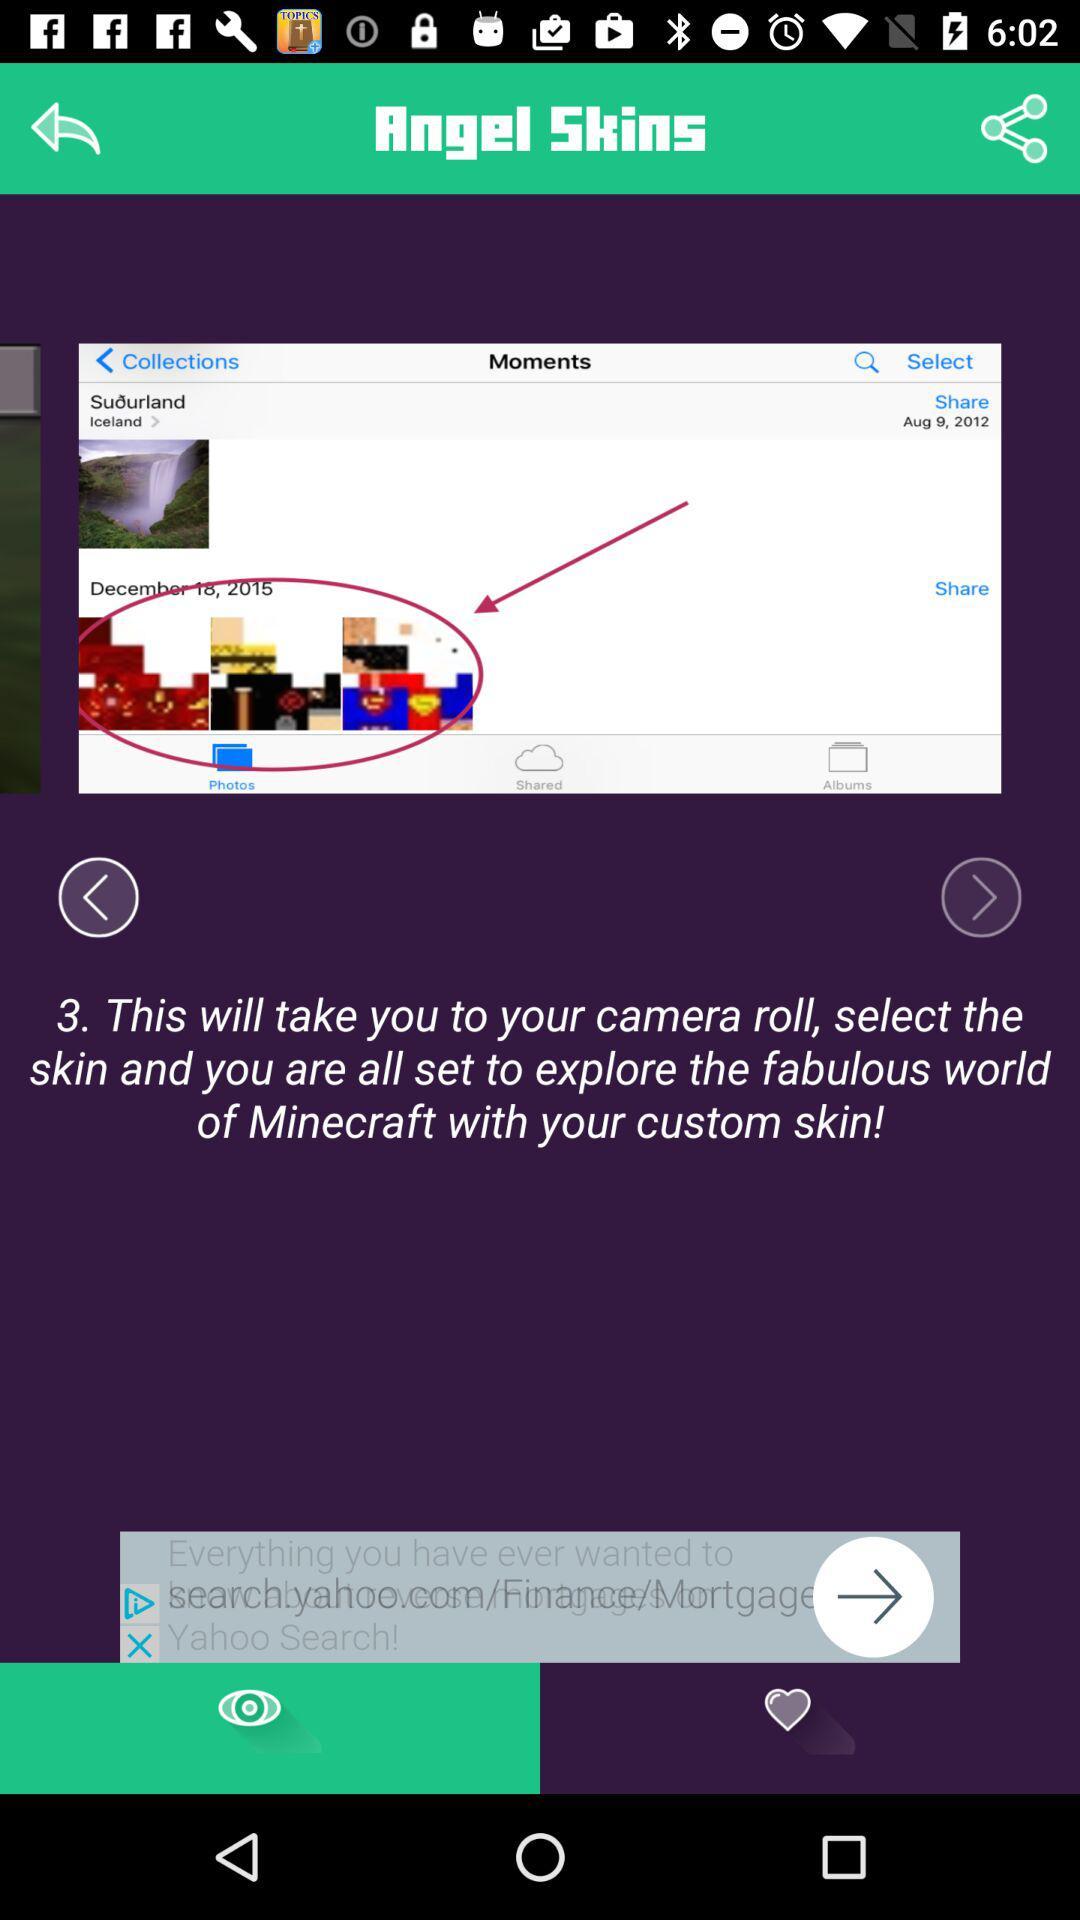 The width and height of the screenshot is (1080, 1920). What do you see at coordinates (980, 896) in the screenshot?
I see `camera for photography` at bounding box center [980, 896].